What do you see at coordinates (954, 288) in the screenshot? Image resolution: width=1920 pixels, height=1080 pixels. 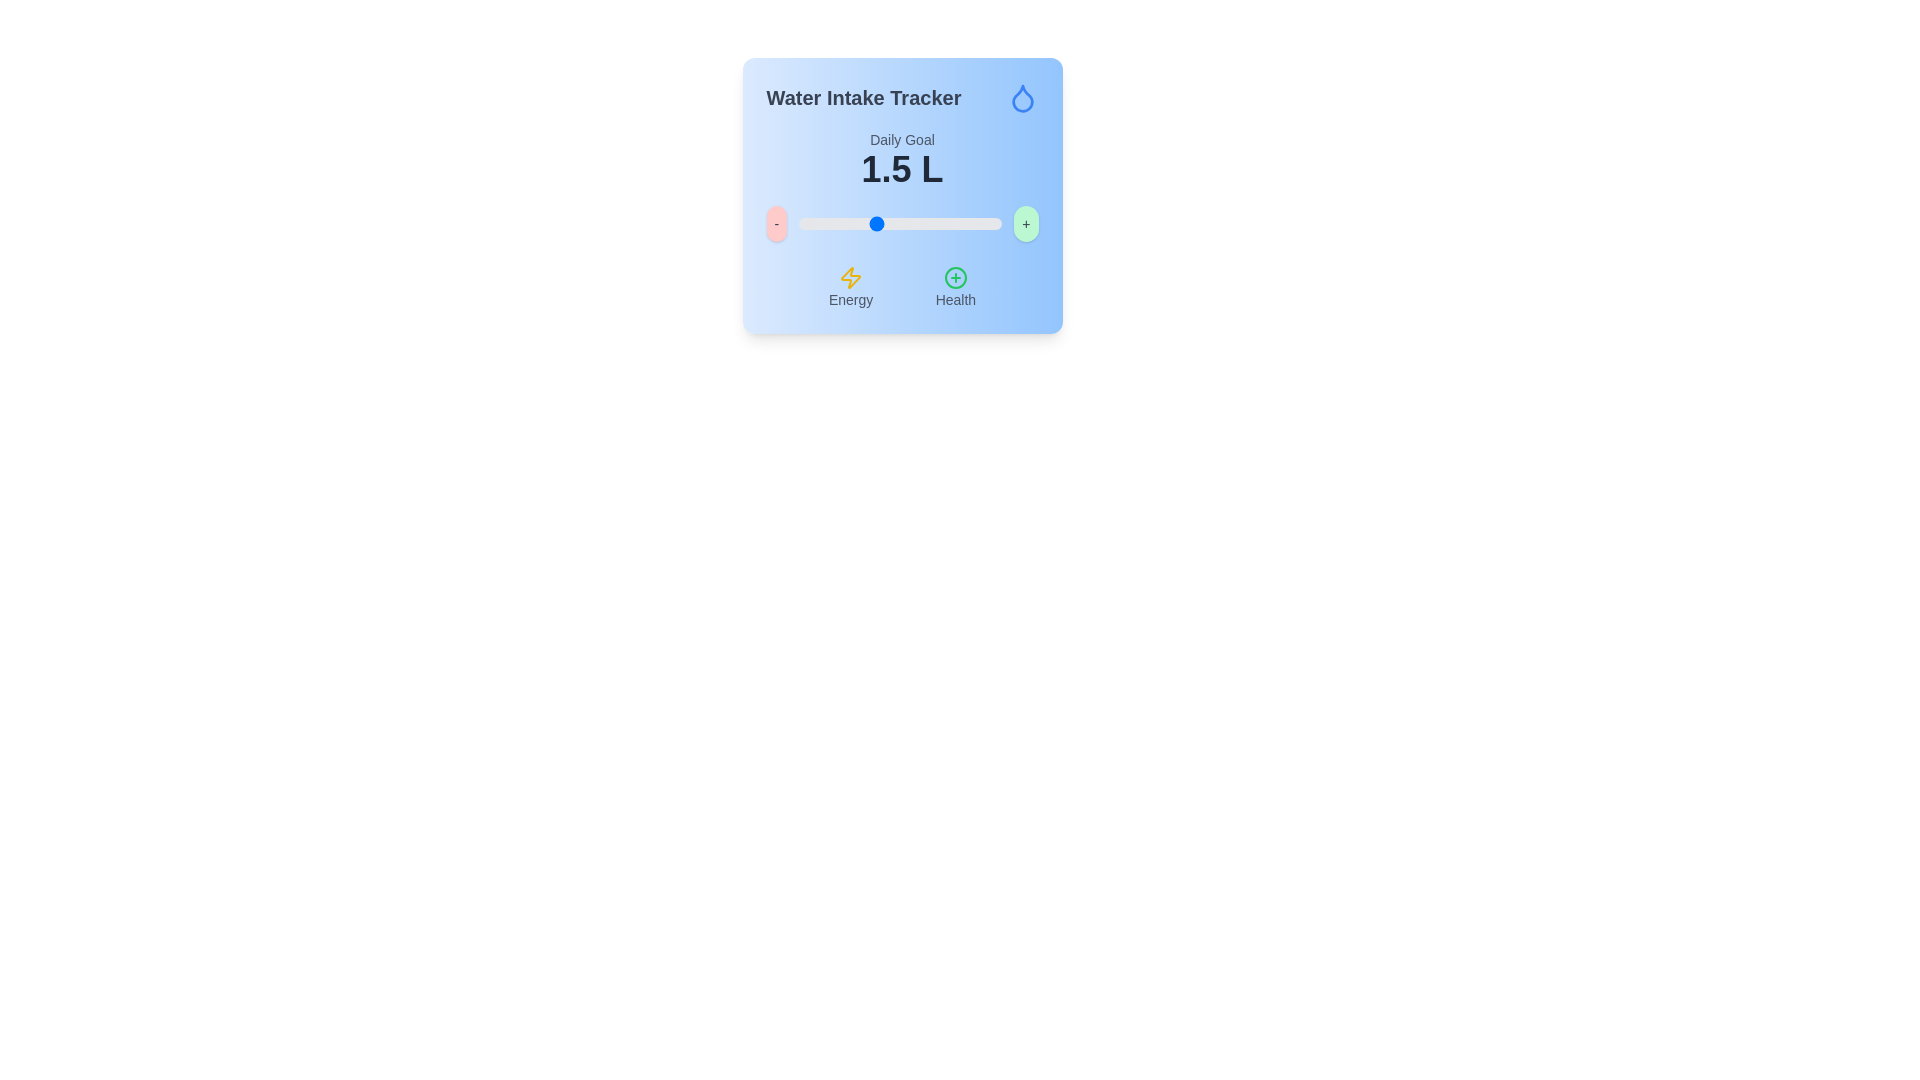 I see `the health metrics text element located on the lower-right section of the interface, positioned to the right of the 'Energy' label` at bounding box center [954, 288].